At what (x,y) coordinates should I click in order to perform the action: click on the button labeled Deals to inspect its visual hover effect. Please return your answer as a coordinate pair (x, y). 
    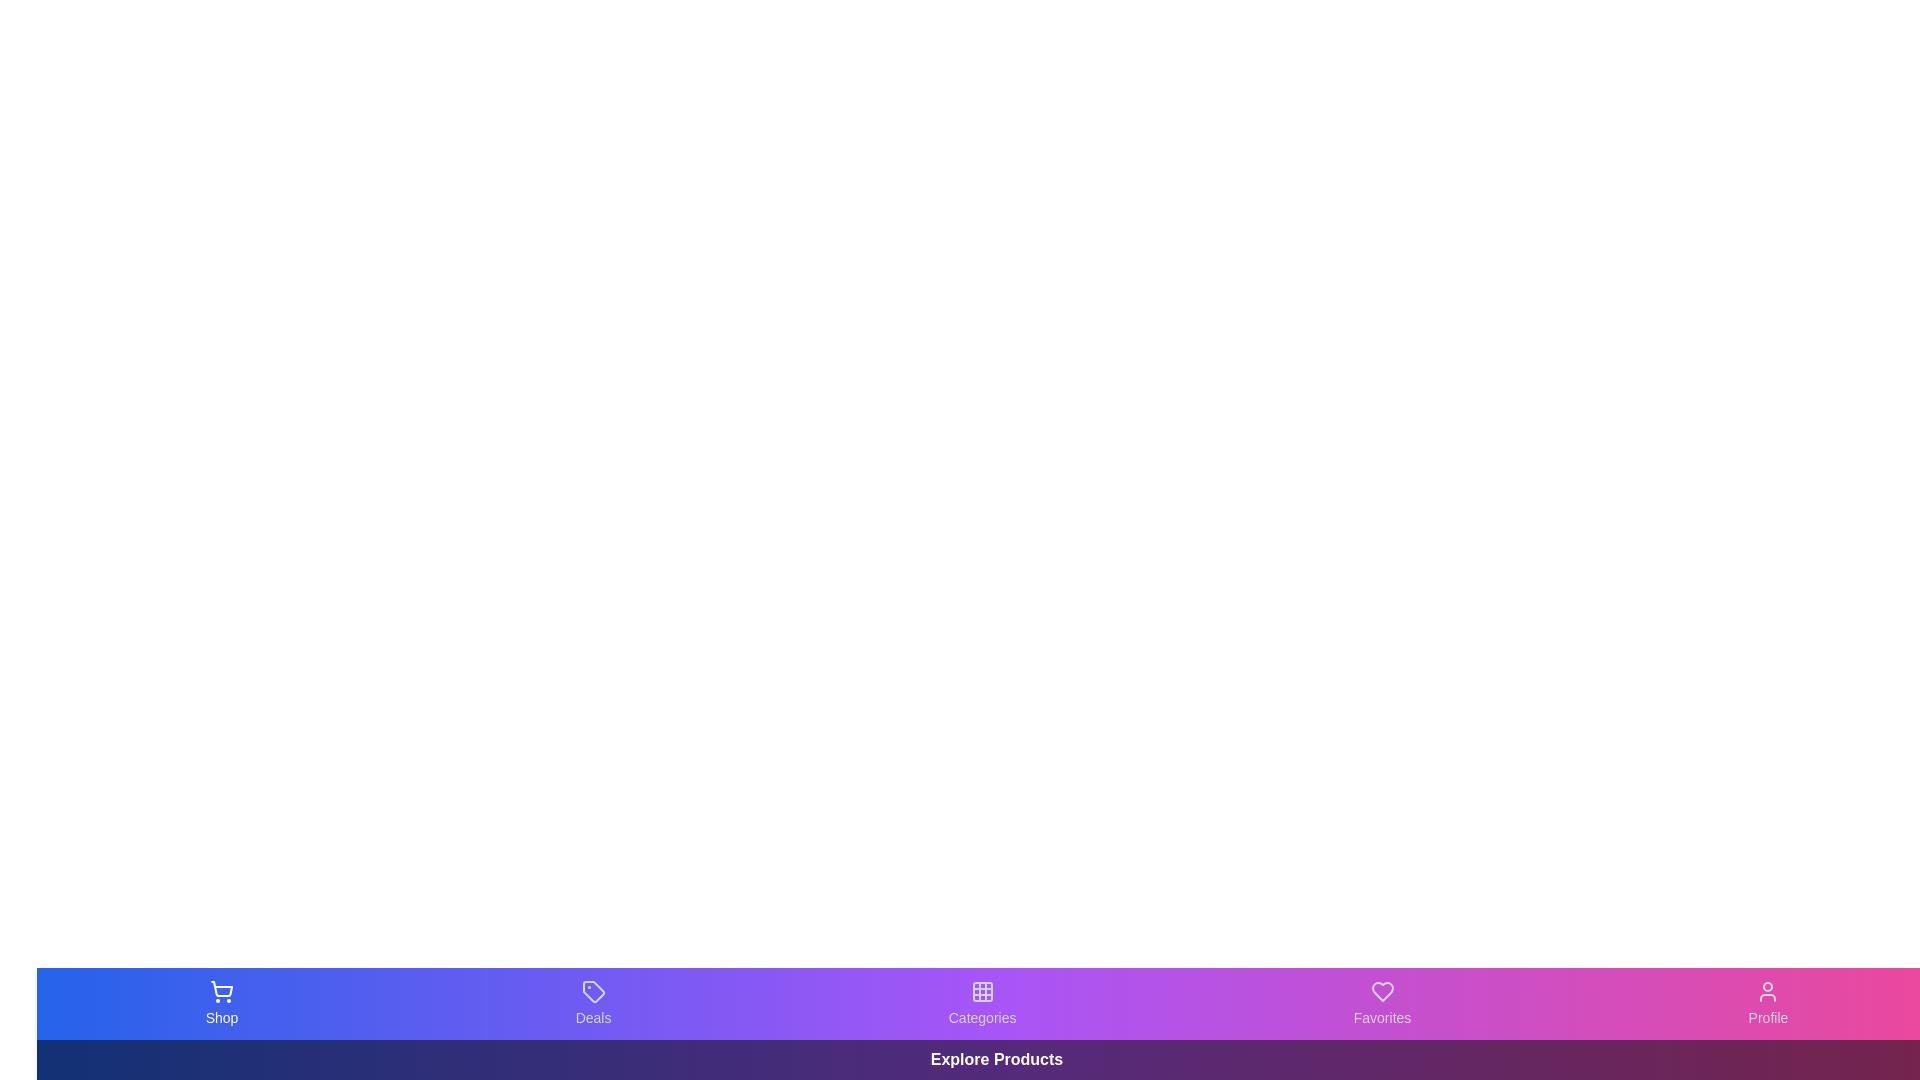
    Looking at the image, I should click on (592, 1003).